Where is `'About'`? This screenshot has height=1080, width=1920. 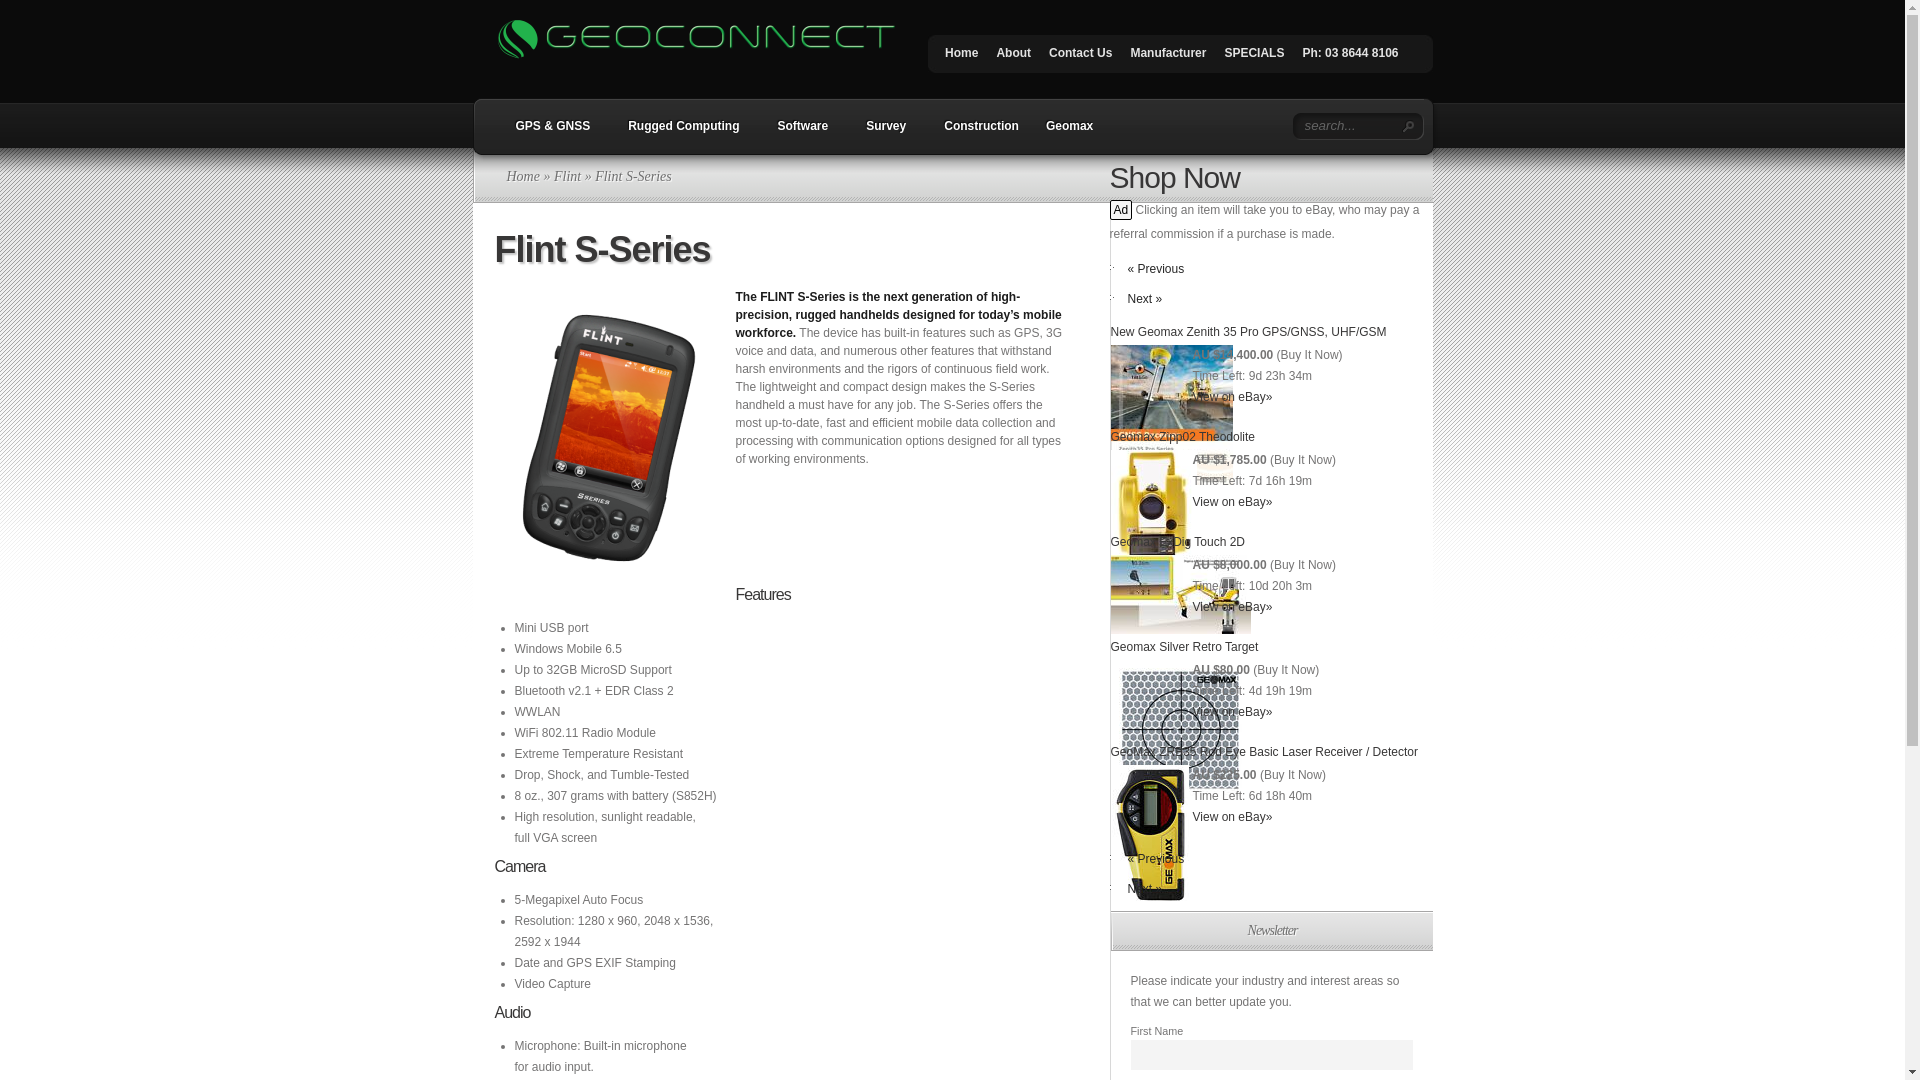
'About' is located at coordinates (987, 56).